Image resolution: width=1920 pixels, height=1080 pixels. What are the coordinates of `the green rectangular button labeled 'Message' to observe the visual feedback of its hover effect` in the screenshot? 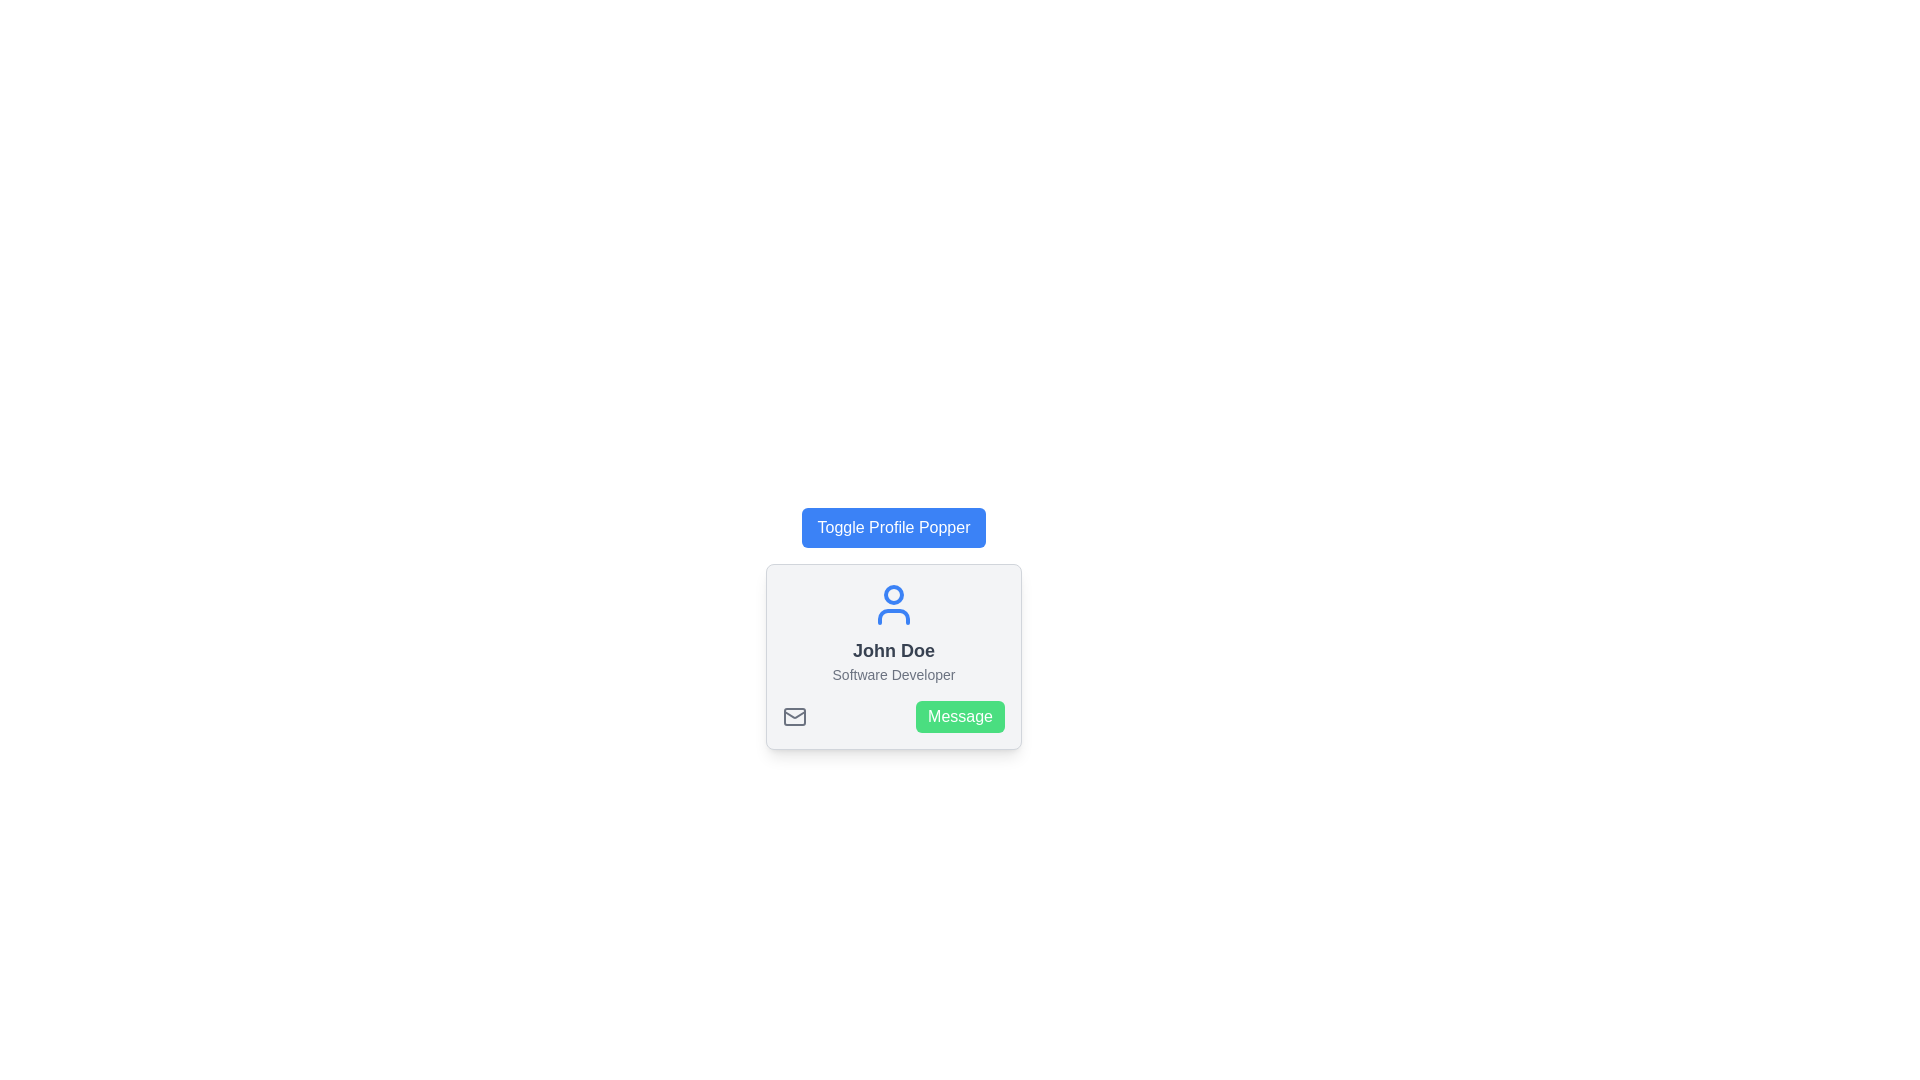 It's located at (960, 716).